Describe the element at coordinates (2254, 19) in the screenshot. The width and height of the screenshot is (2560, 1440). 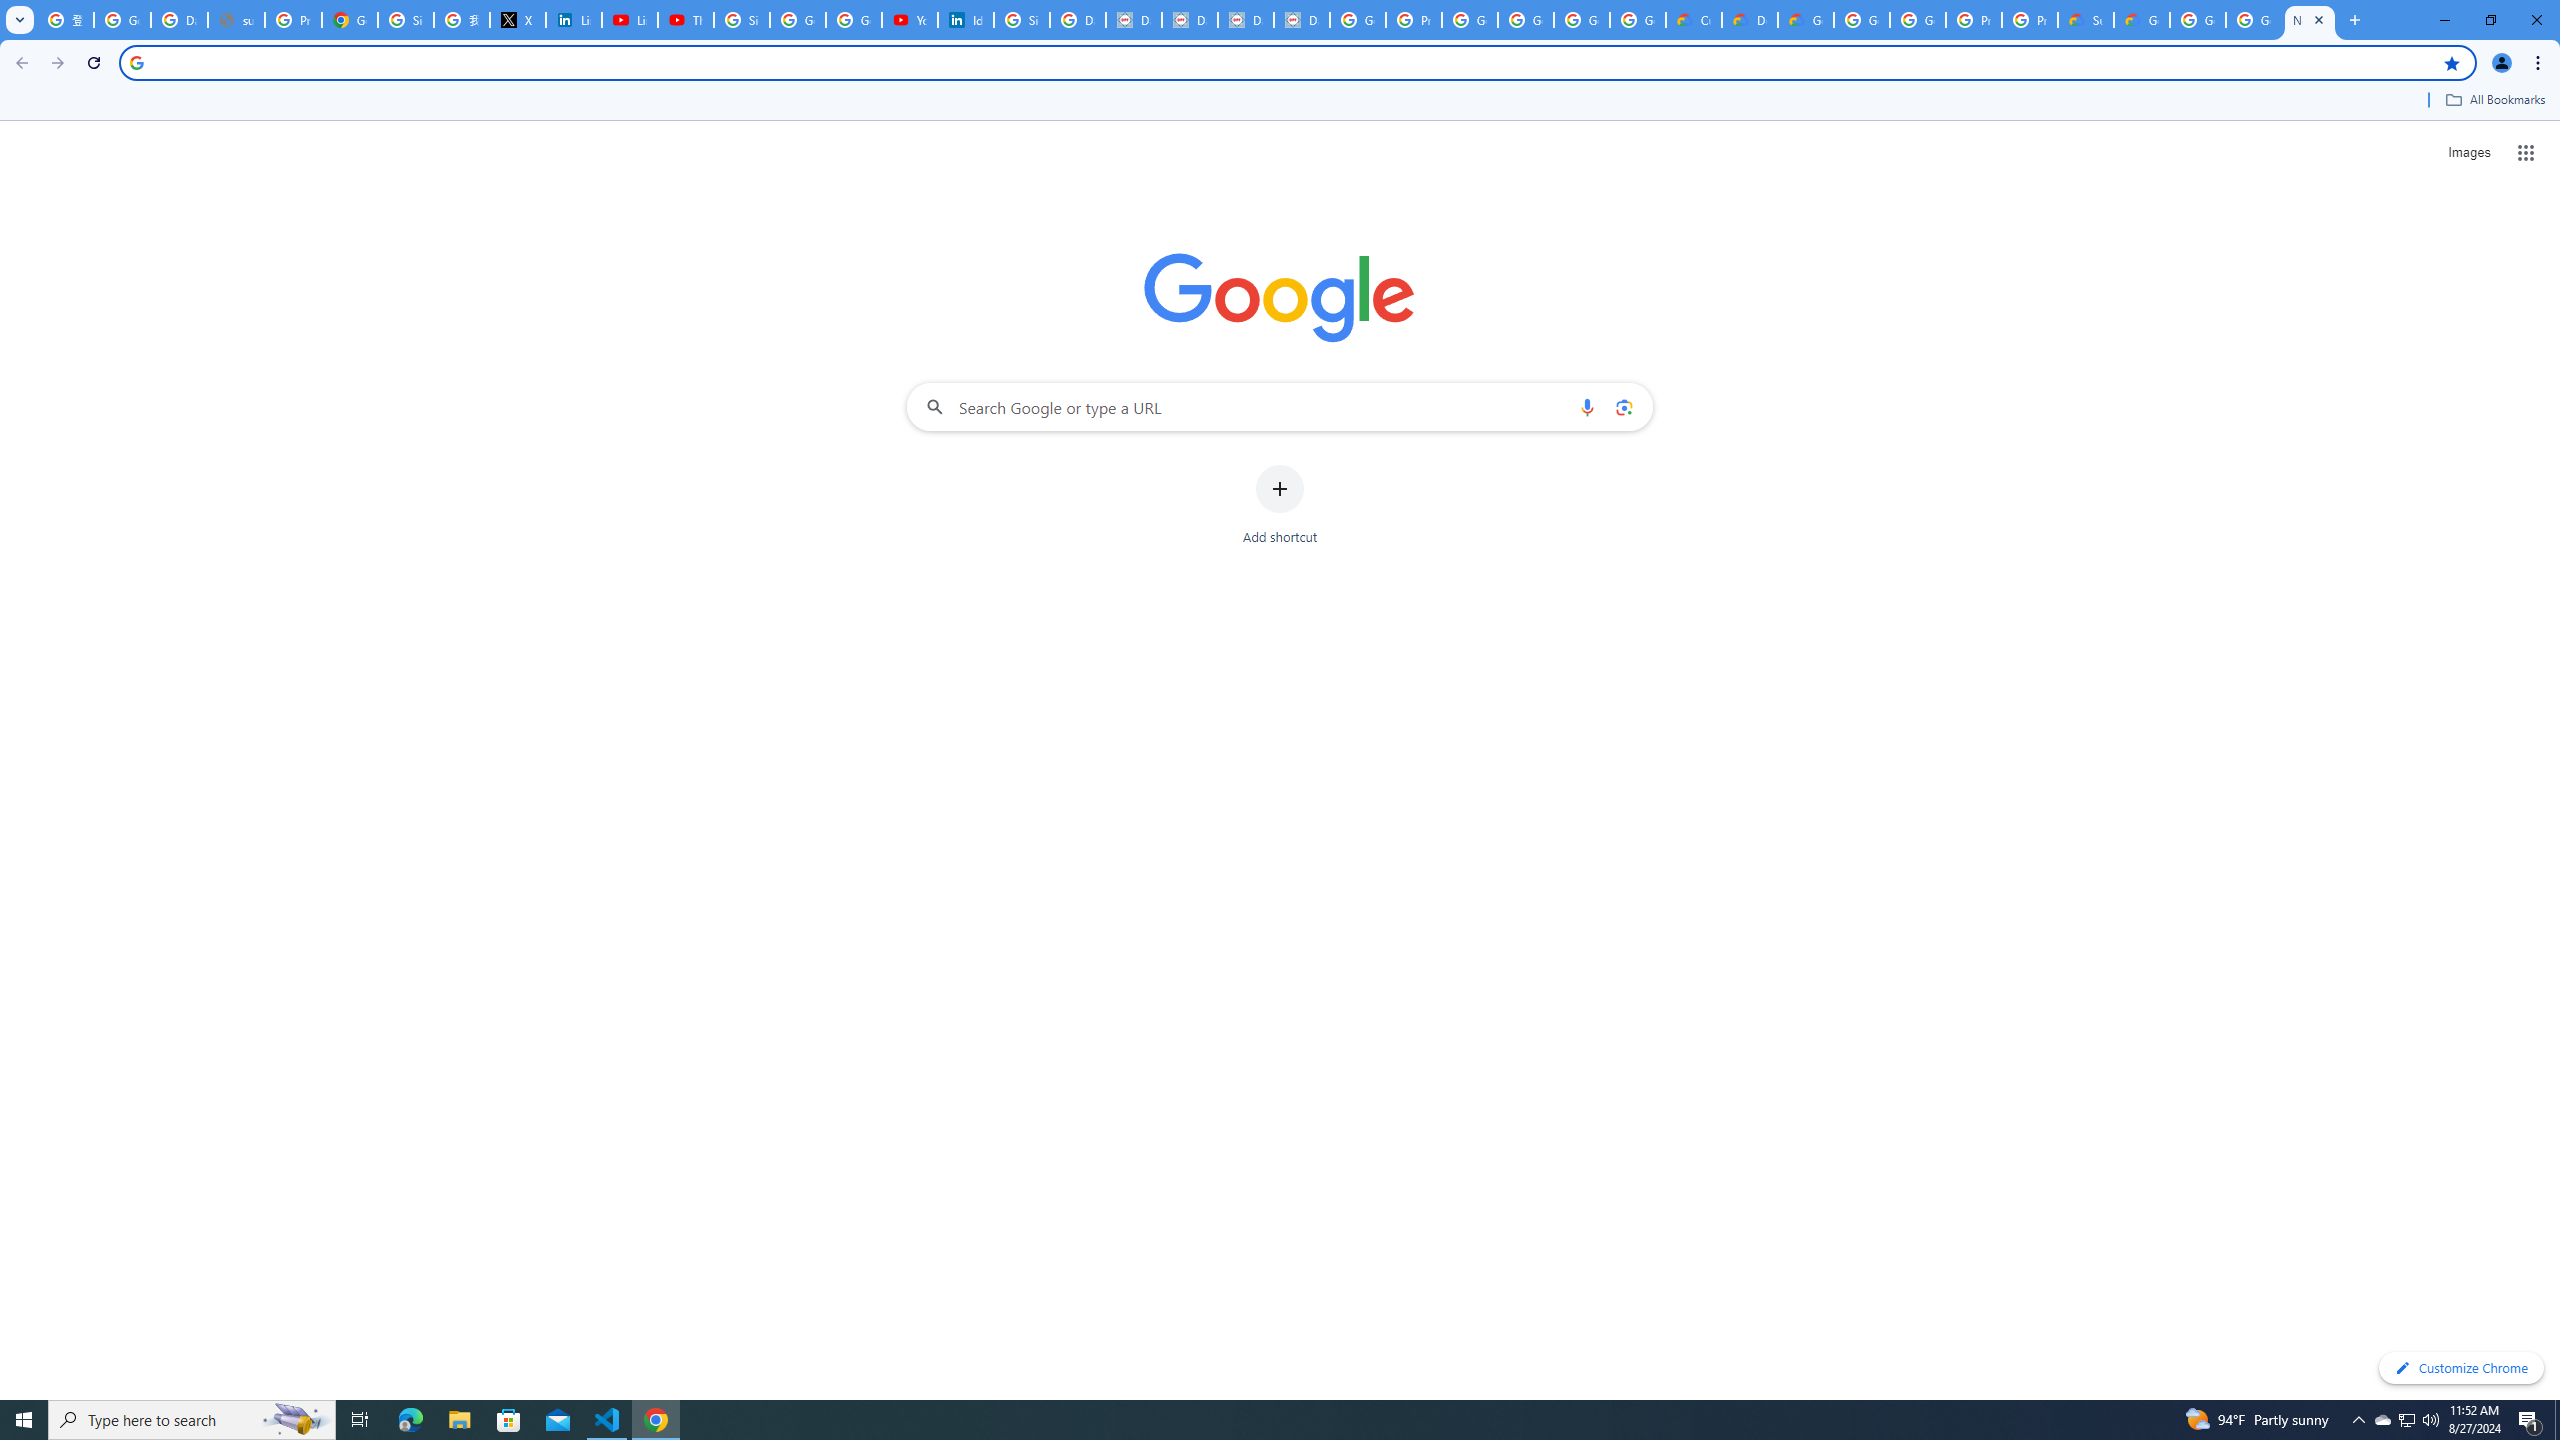
I see `'Google Cloud Platform'` at that location.